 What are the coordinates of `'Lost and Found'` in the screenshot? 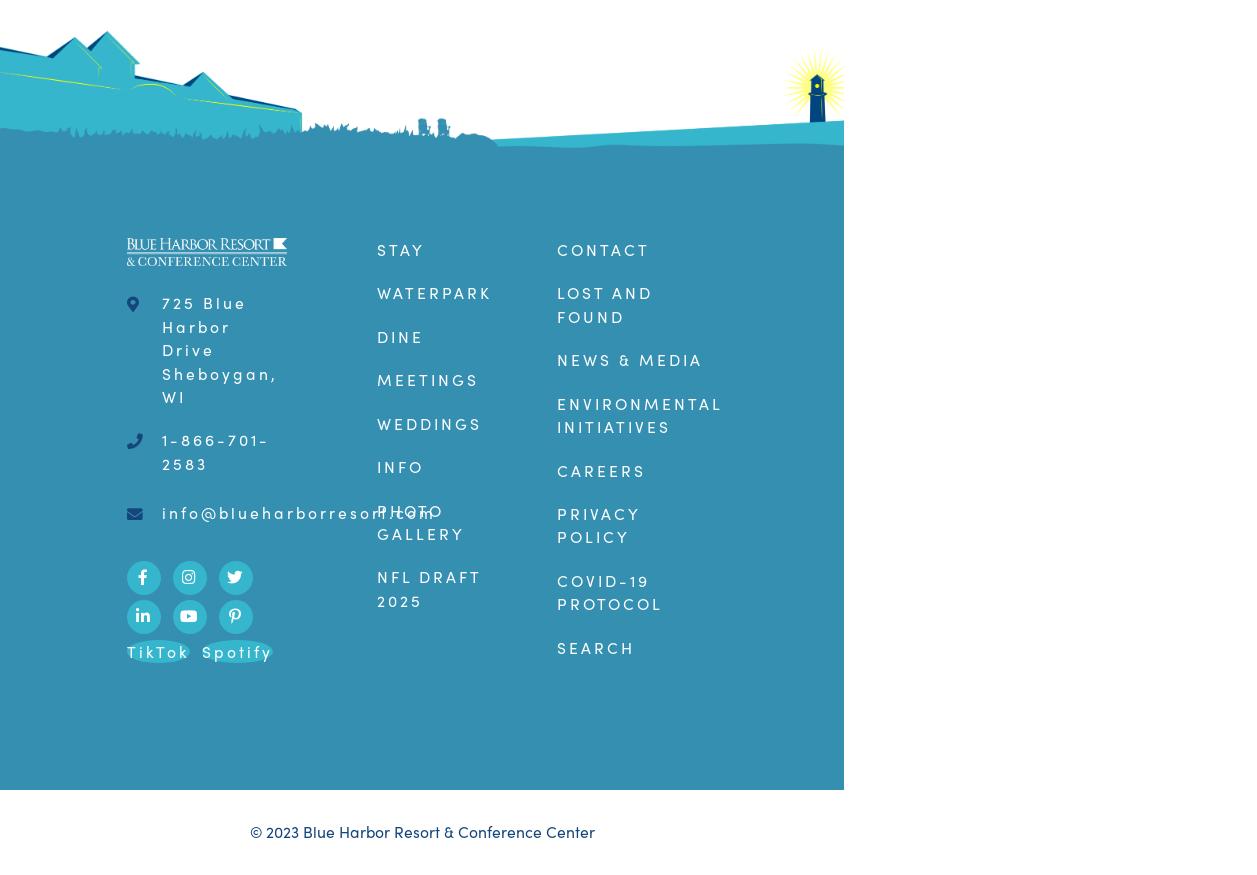 It's located at (603, 302).